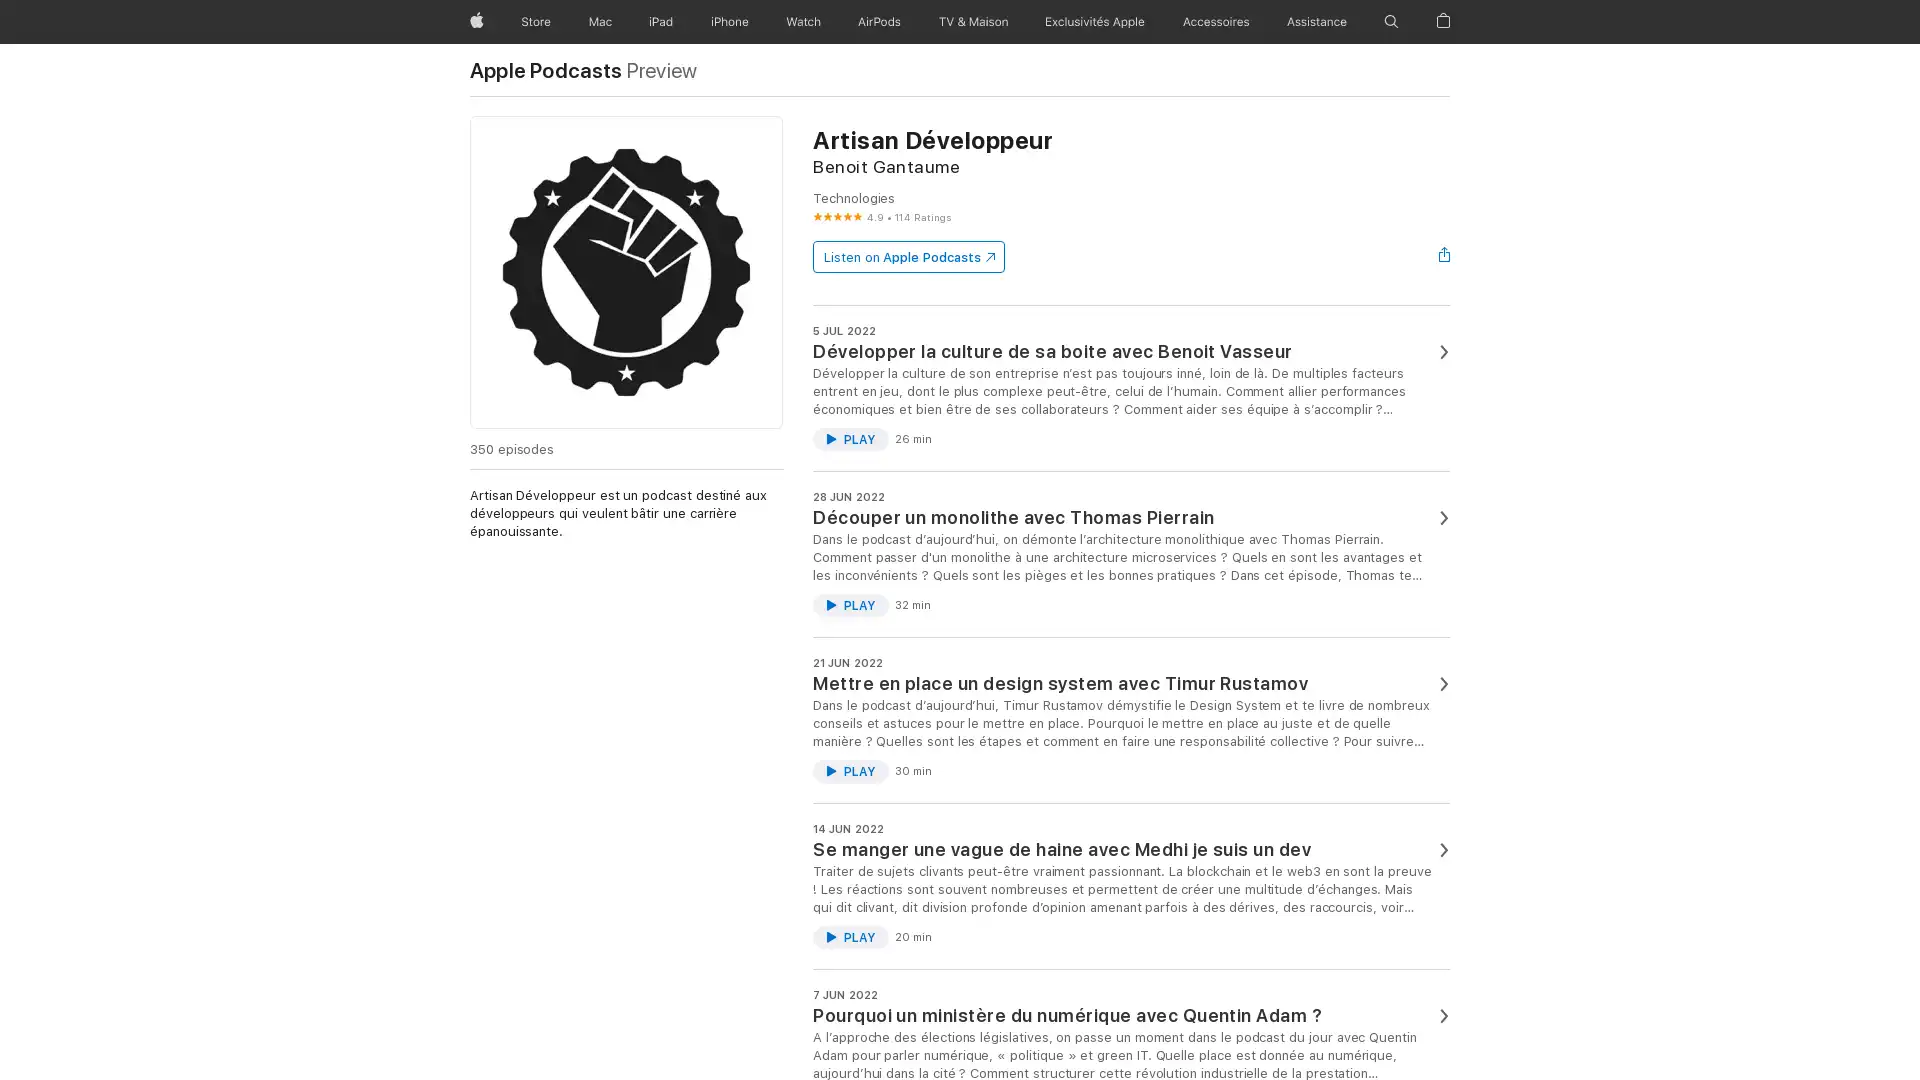  What do you see at coordinates (850, 604) in the screenshot?
I see `Play Decouper un monolithe avec Thomas Pierrain by @@podcastArtist@@` at bounding box center [850, 604].